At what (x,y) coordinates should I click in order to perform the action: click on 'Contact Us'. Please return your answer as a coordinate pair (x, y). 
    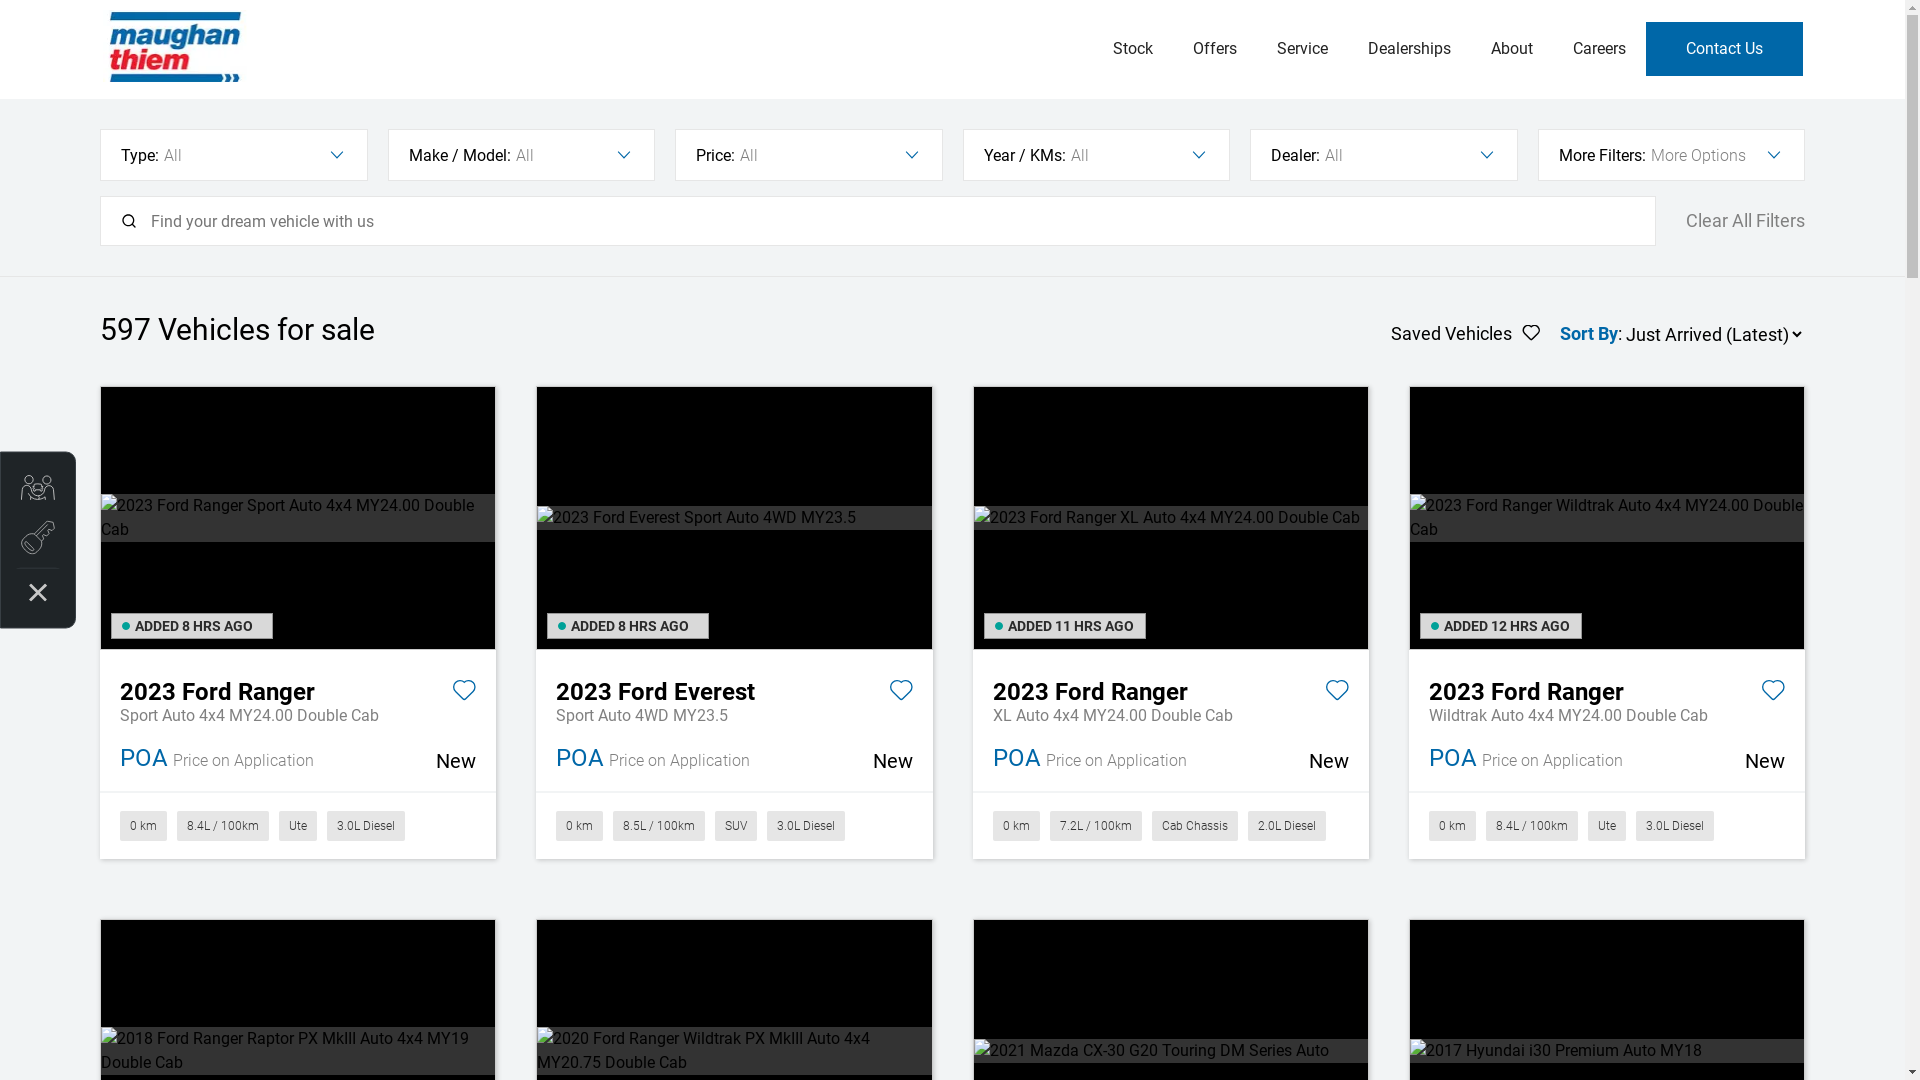
    Looking at the image, I should click on (1723, 48).